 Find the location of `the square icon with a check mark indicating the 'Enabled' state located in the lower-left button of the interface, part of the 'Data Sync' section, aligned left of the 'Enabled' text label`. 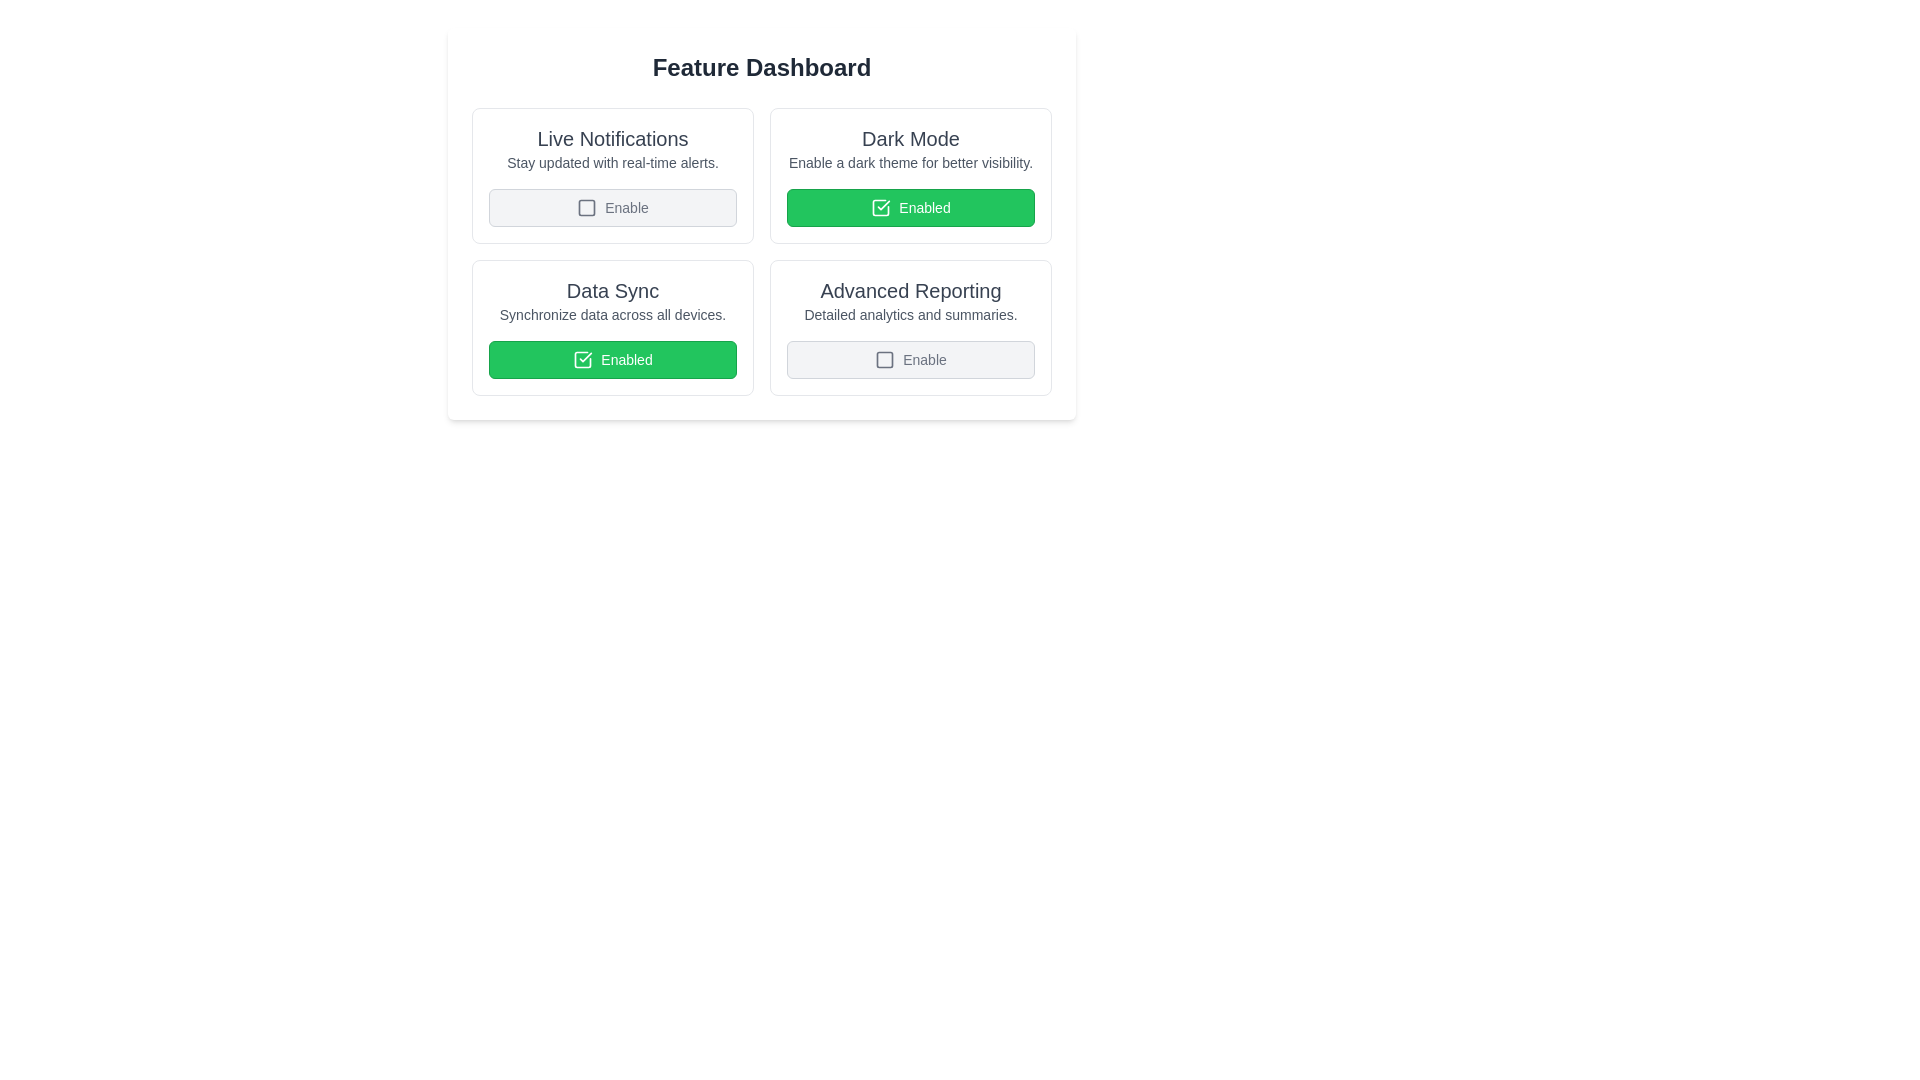

the square icon with a check mark indicating the 'Enabled' state located in the lower-left button of the interface, part of the 'Data Sync' section, aligned left of the 'Enabled' text label is located at coordinates (582, 358).